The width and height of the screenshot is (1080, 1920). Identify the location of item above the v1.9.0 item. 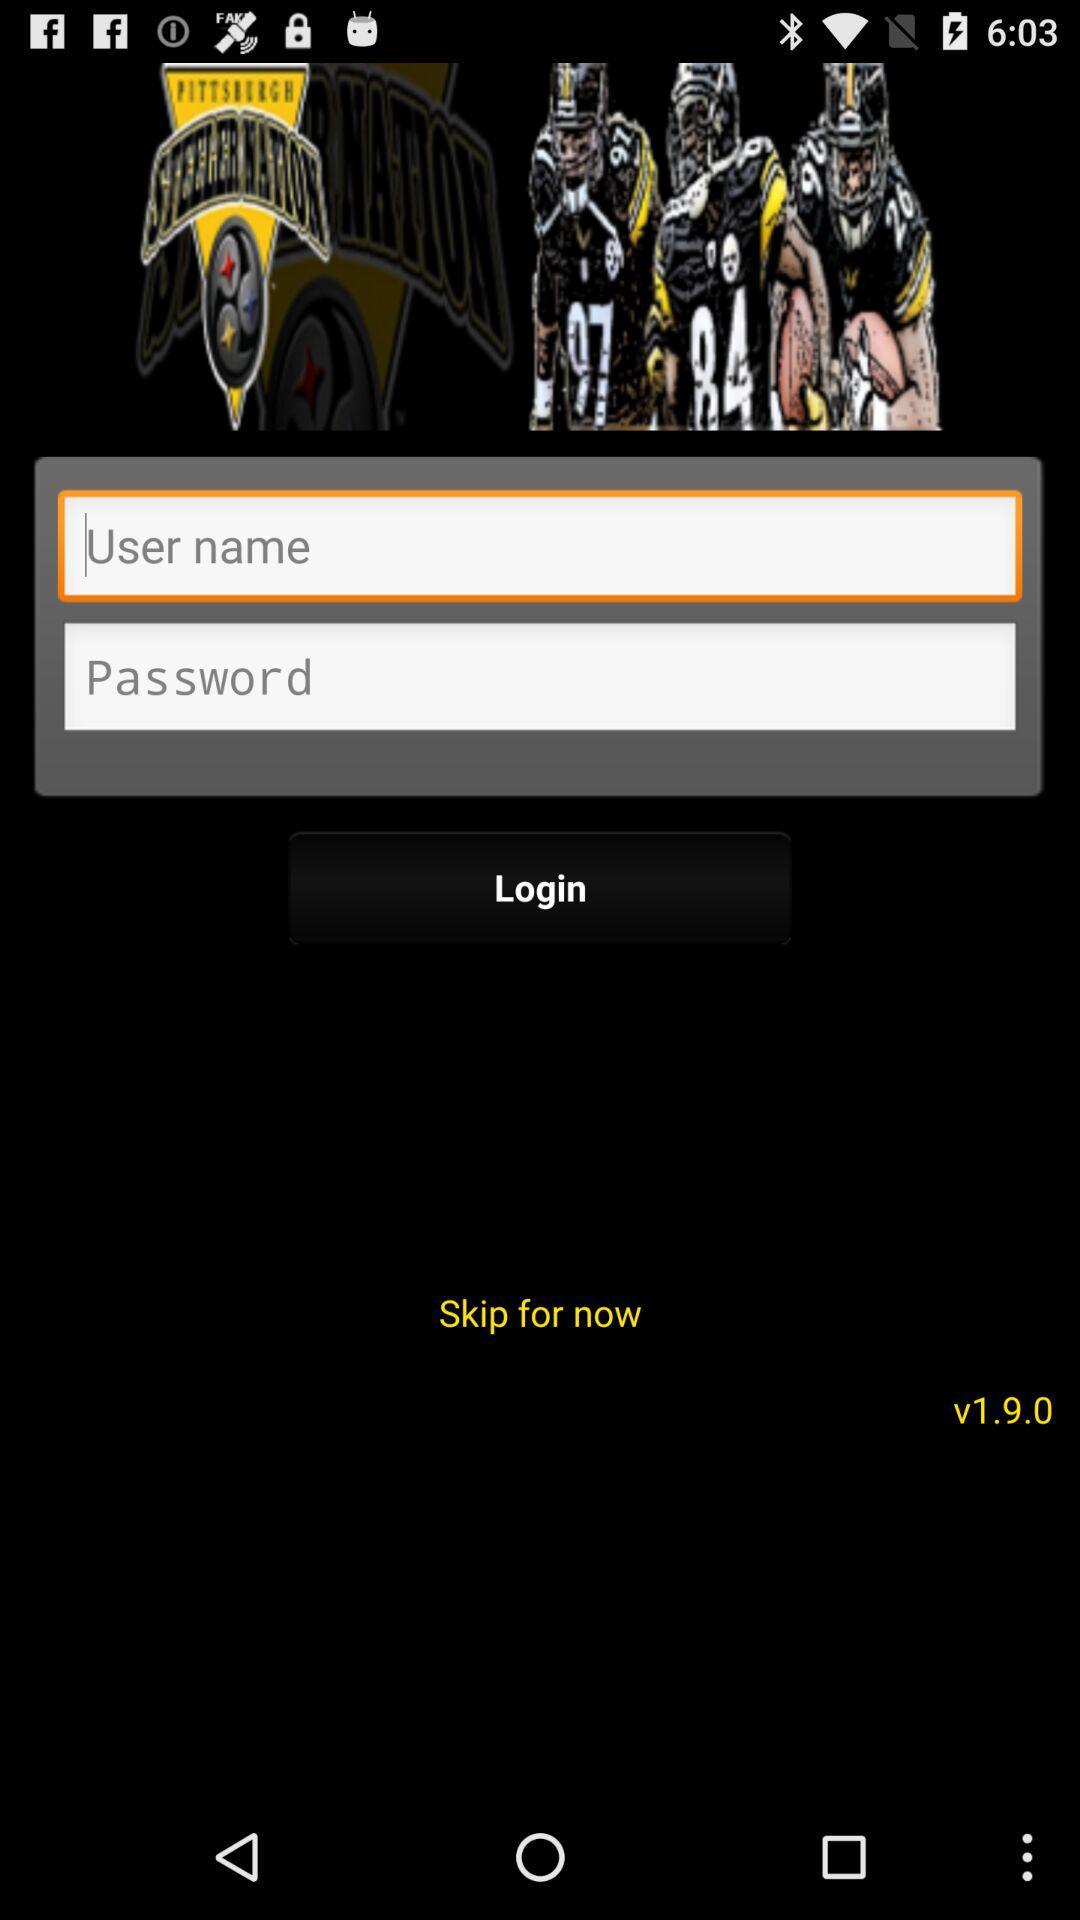
(540, 1312).